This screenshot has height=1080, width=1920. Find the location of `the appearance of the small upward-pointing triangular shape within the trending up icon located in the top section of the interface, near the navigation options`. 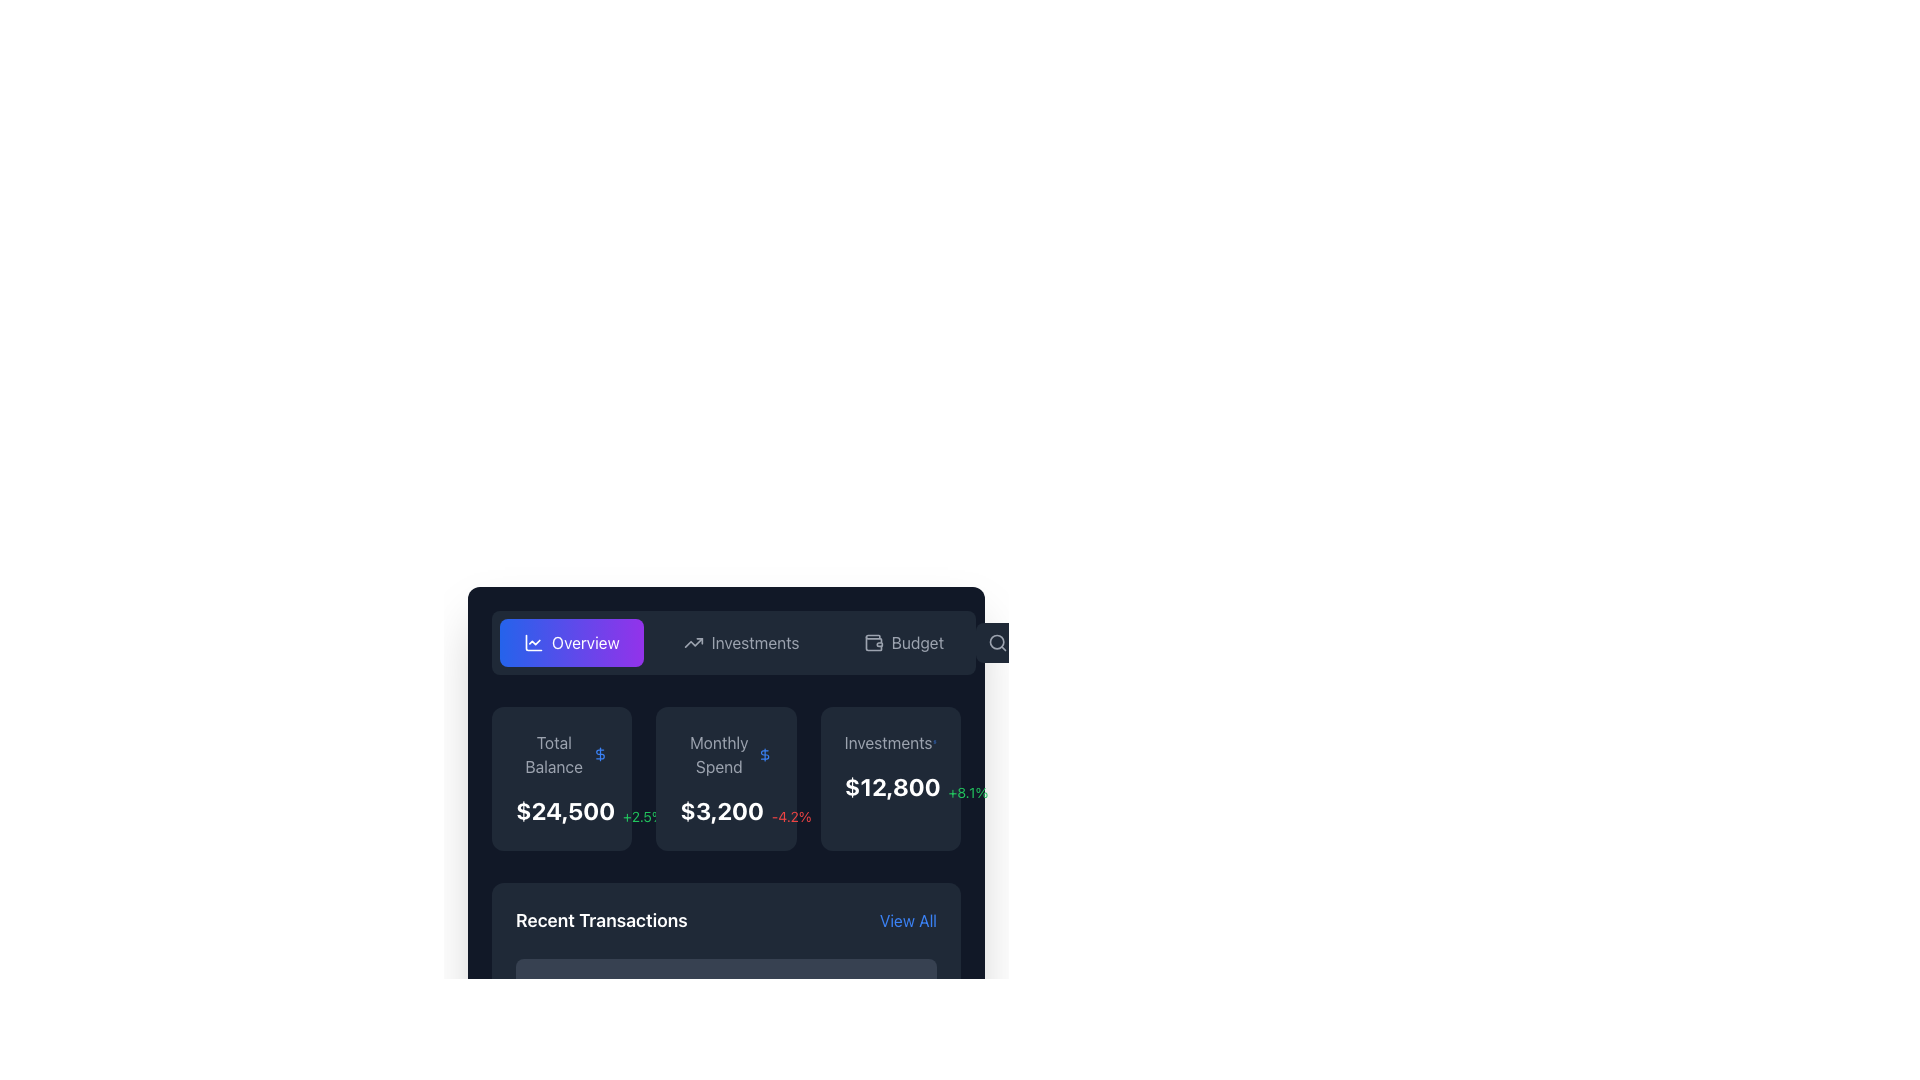

the appearance of the small upward-pointing triangular shape within the trending up icon located in the top section of the interface, near the navigation options is located at coordinates (693, 643).